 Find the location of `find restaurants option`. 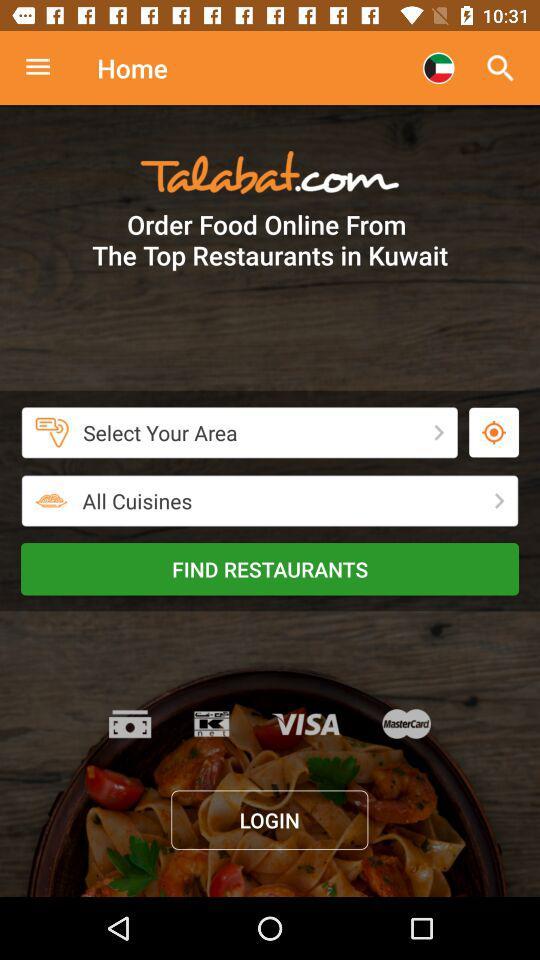

find restaurants option is located at coordinates (270, 569).